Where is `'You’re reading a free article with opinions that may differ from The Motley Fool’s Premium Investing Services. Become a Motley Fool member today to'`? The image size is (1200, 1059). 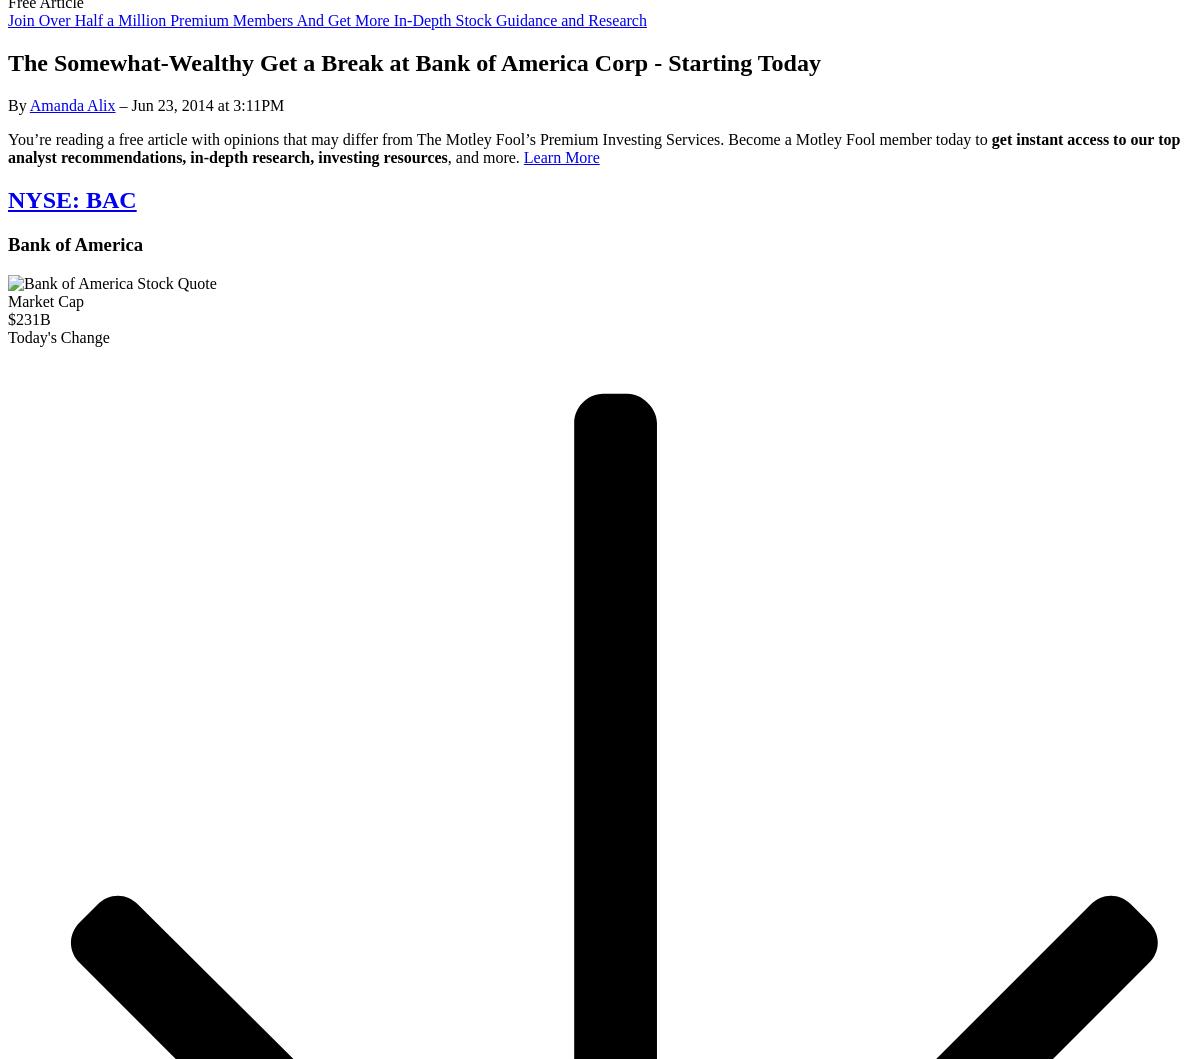 'You’re reading a free article with opinions that may differ from The Motley Fool’s Premium Investing Services. Become a Motley Fool member today to' is located at coordinates (498, 138).